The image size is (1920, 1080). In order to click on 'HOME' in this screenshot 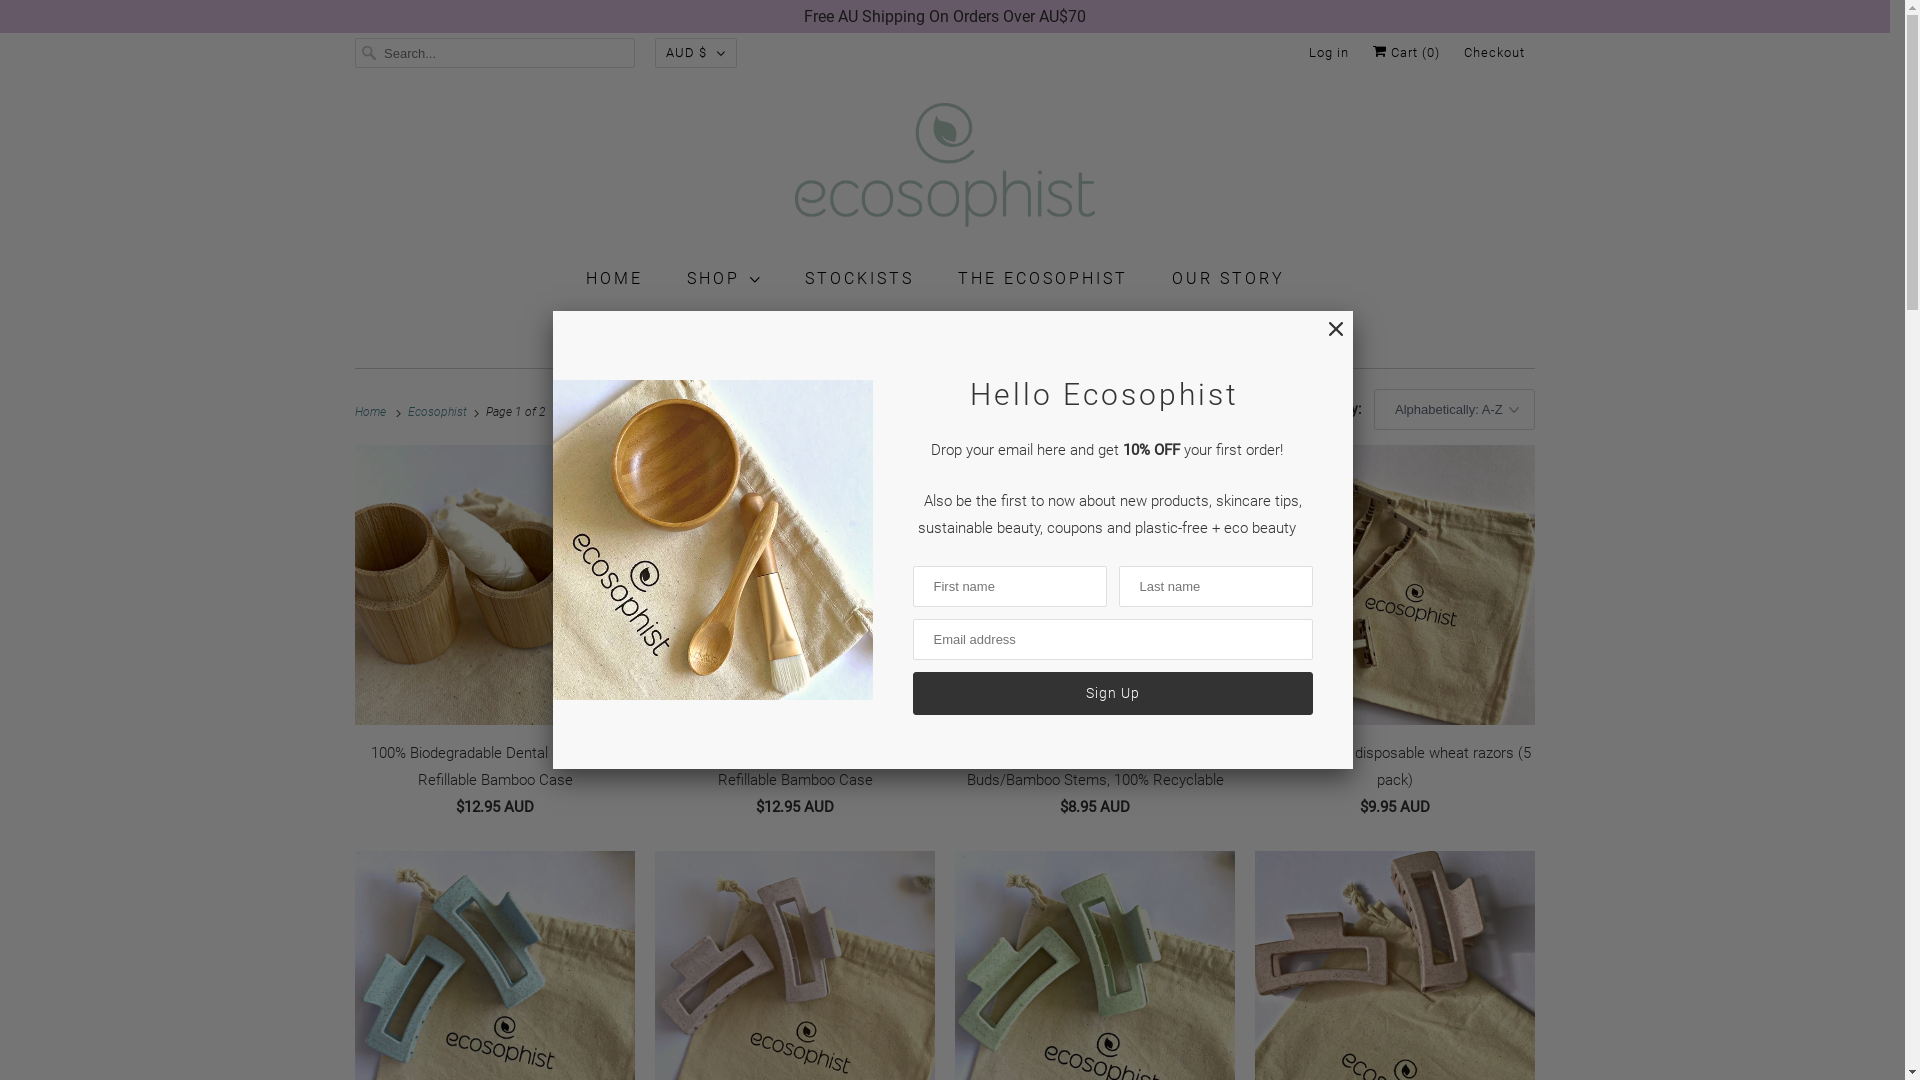, I will do `click(613, 278)`.